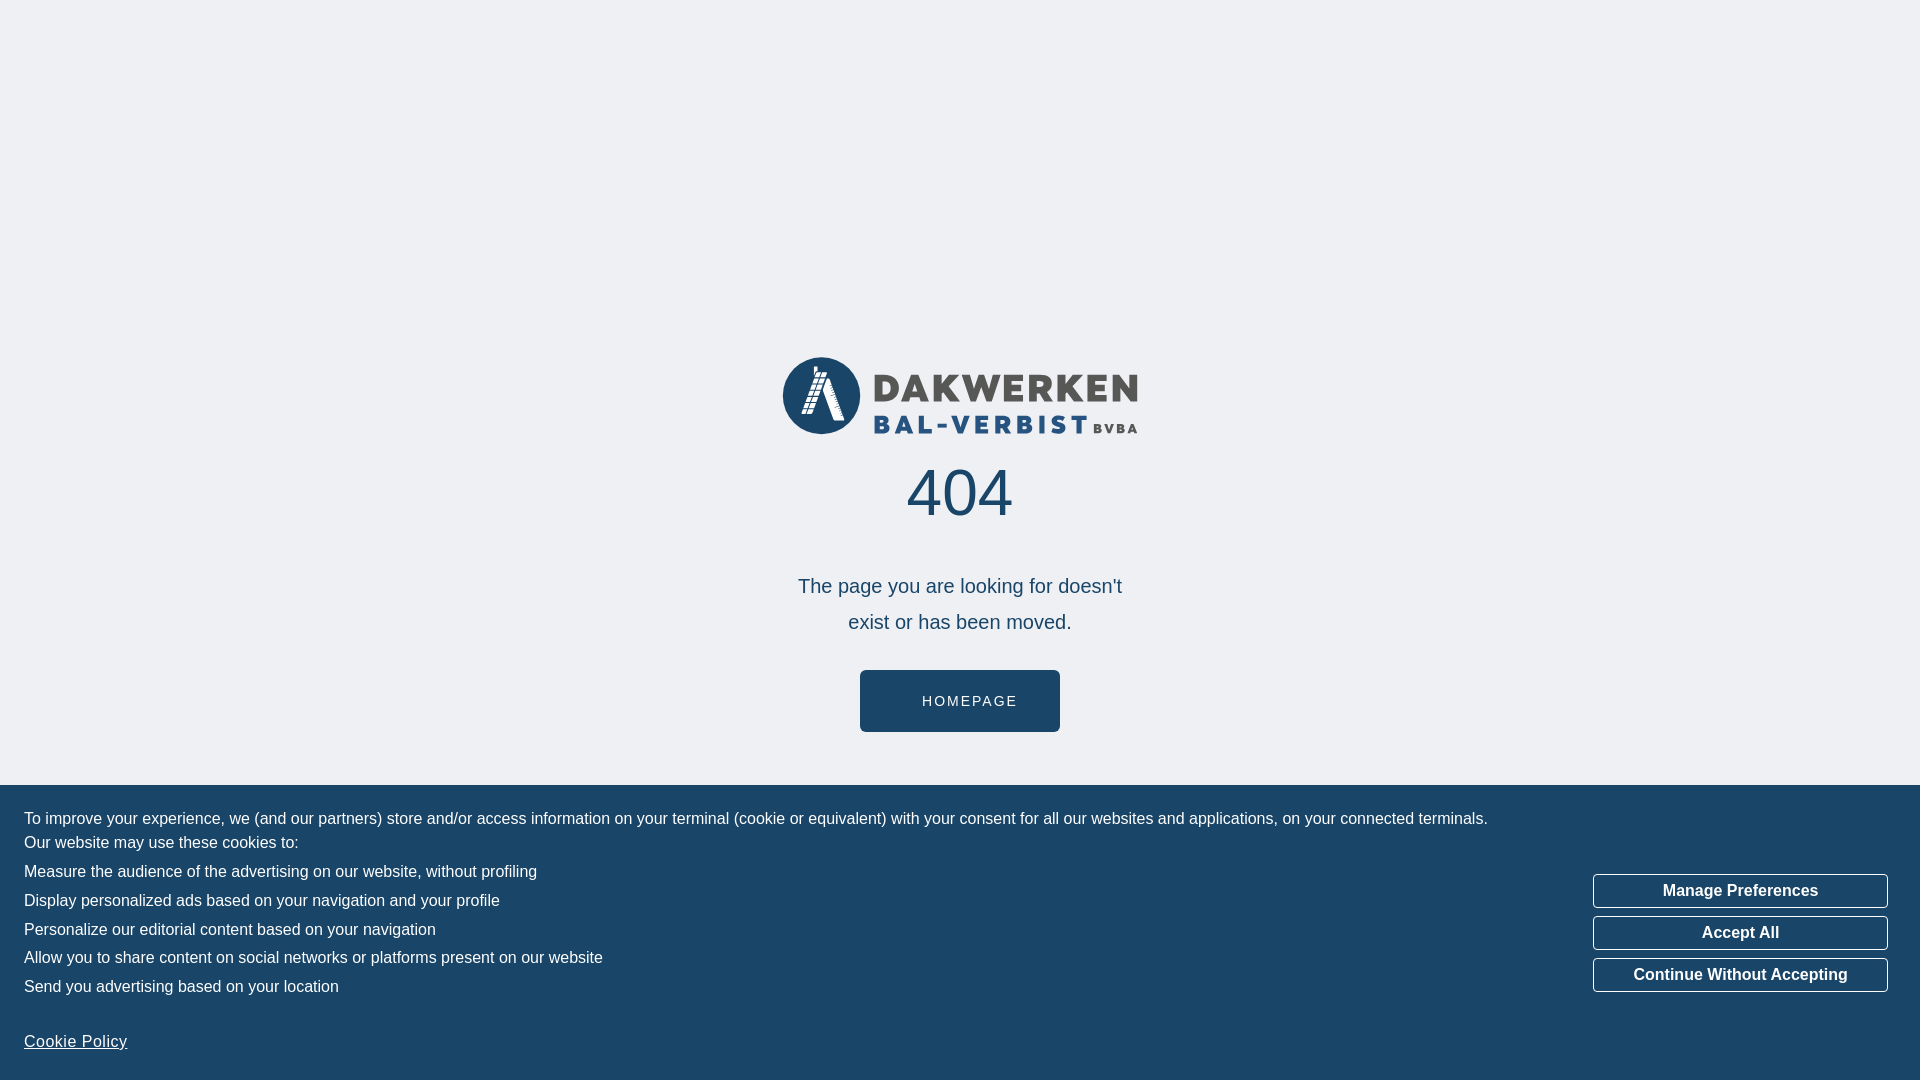 This screenshot has width=1920, height=1080. Describe the element at coordinates (1739, 974) in the screenshot. I see `'Continue Without Accepting'` at that location.